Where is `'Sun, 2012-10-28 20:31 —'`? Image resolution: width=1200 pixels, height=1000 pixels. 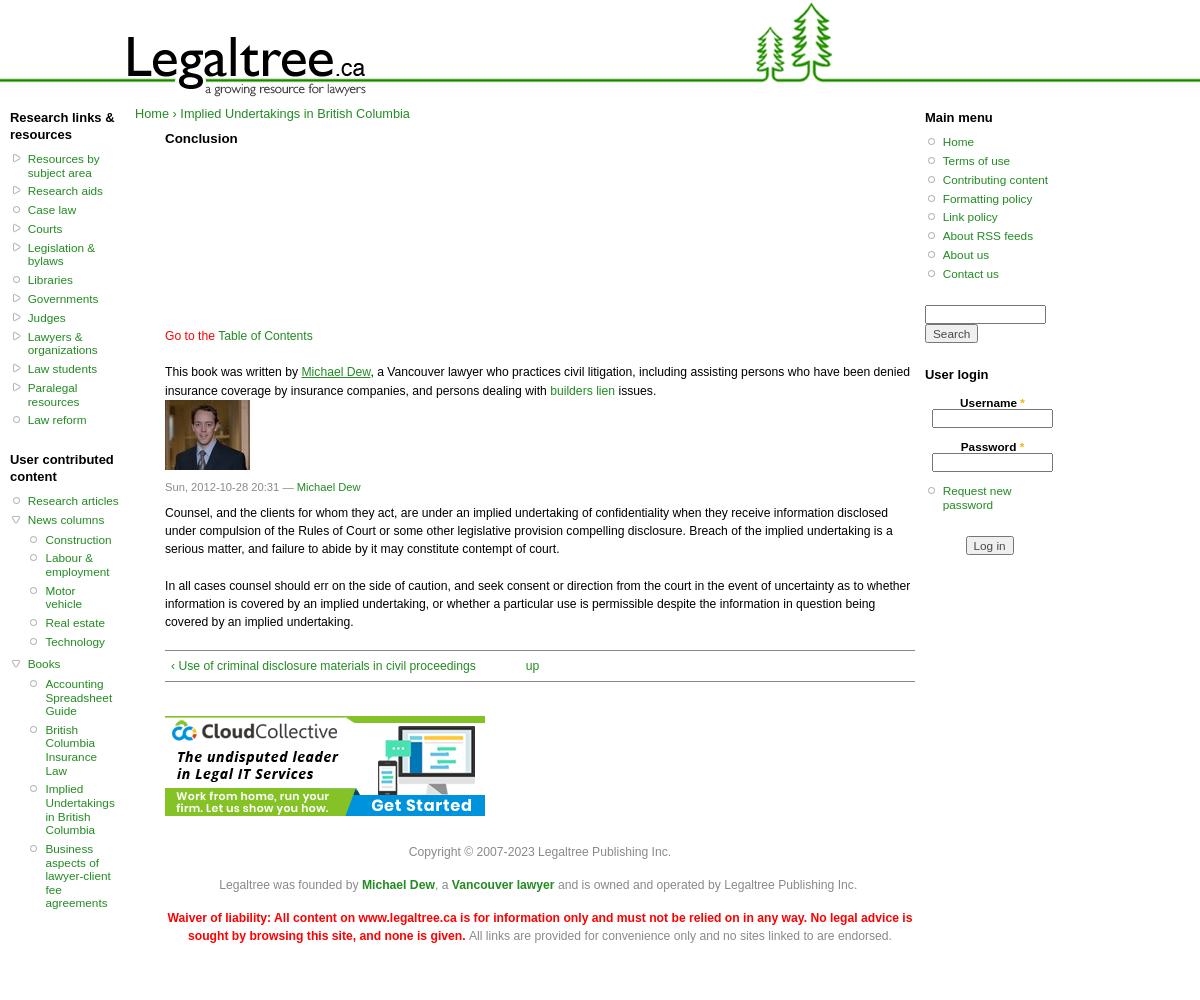
'Sun, 2012-10-28 20:31 —' is located at coordinates (164, 486).